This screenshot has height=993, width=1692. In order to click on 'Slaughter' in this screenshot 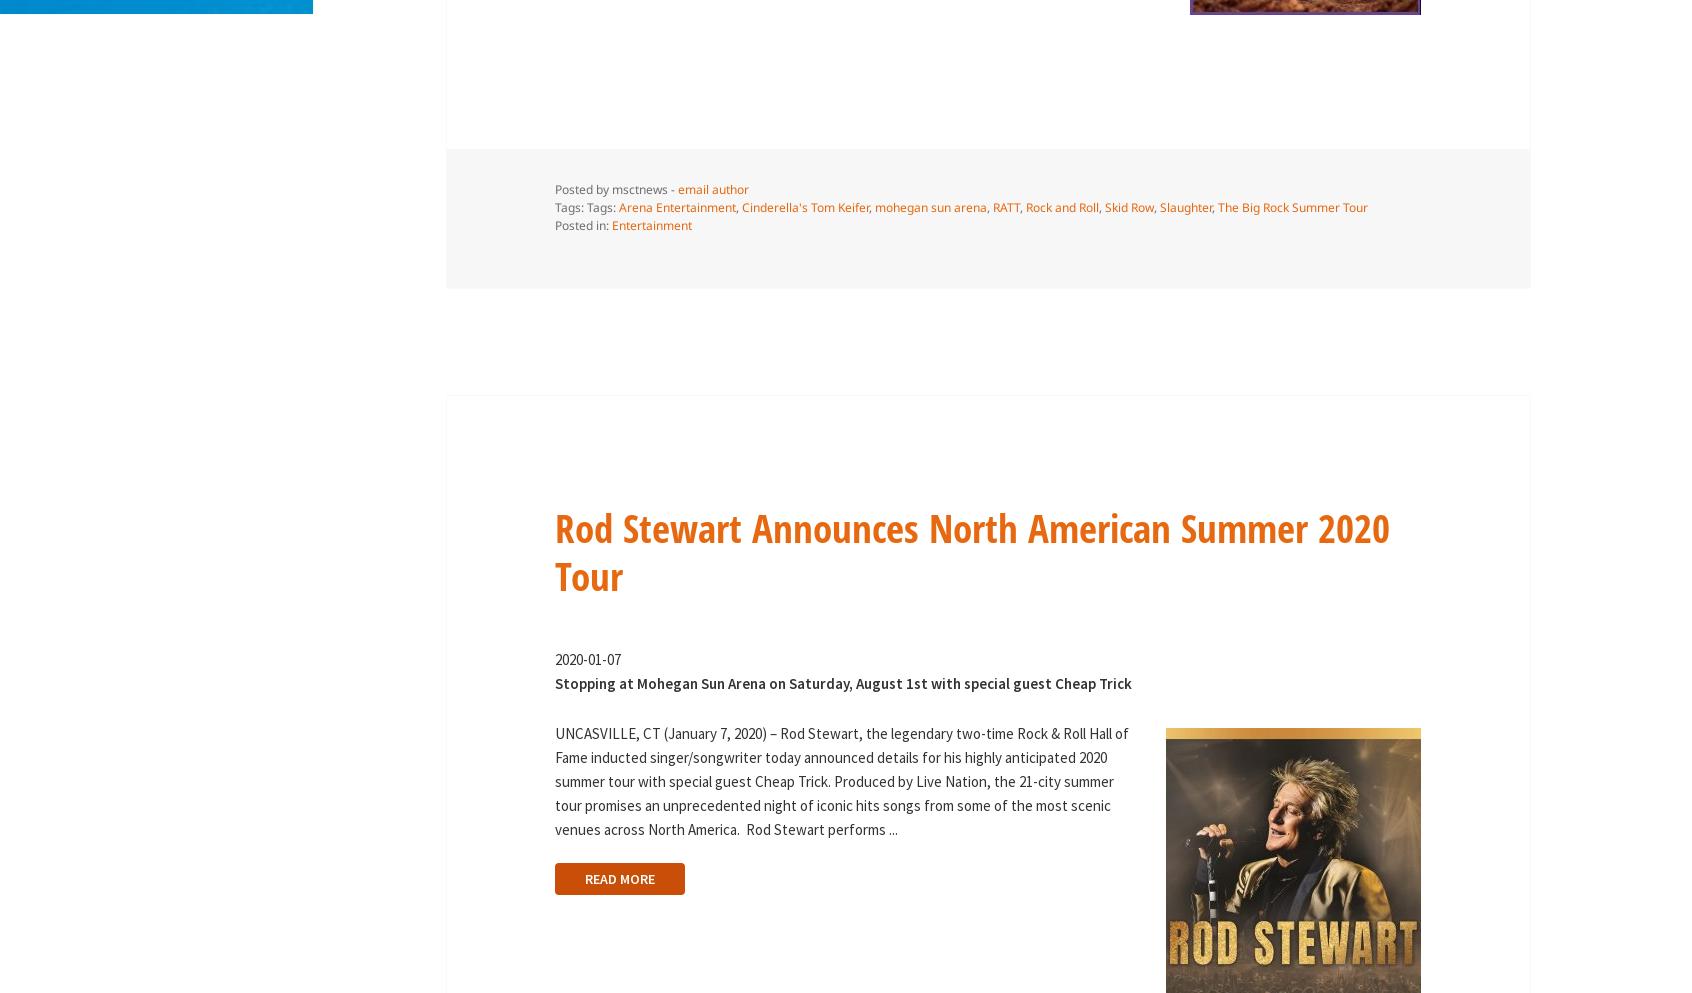, I will do `click(1158, 207)`.